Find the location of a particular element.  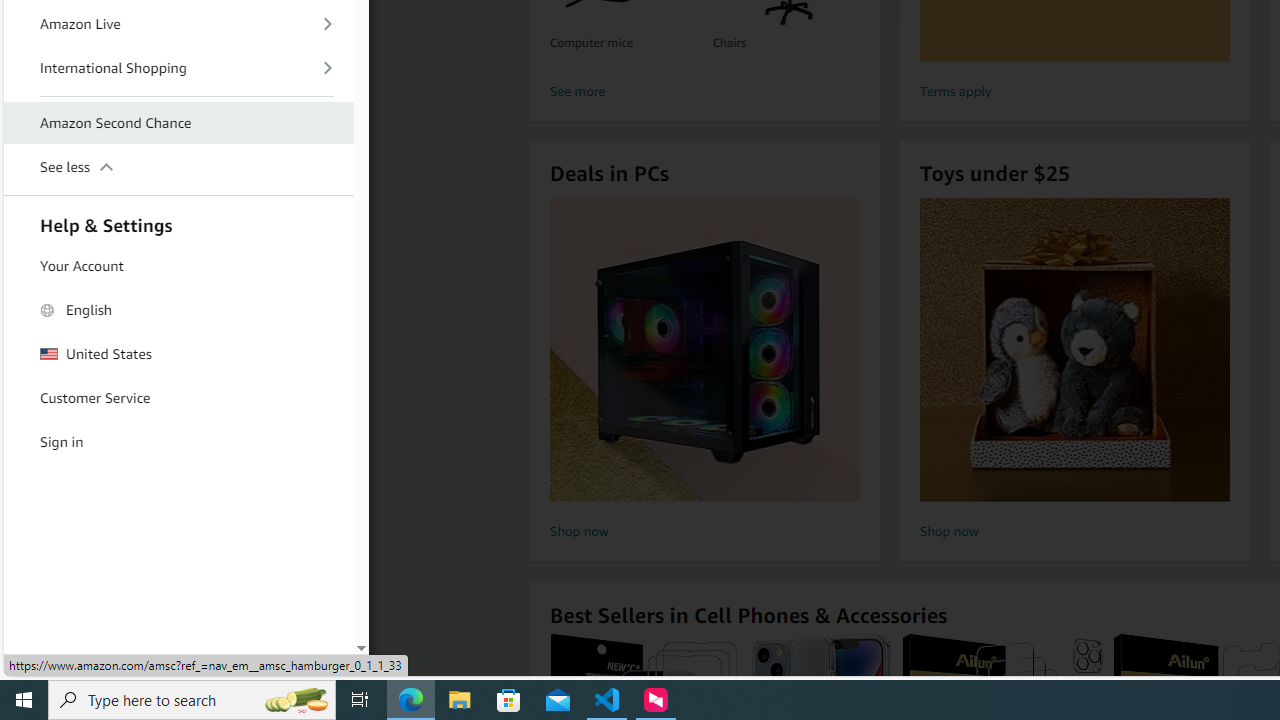

'Amazon Live' is located at coordinates (179, 24).